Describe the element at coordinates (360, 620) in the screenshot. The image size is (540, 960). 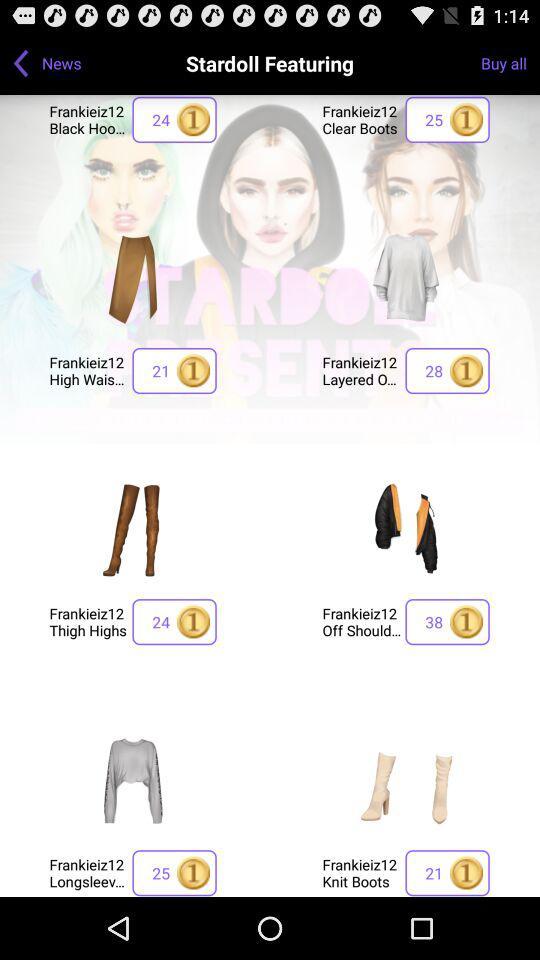
I see `button to the left of the 38 button` at that location.